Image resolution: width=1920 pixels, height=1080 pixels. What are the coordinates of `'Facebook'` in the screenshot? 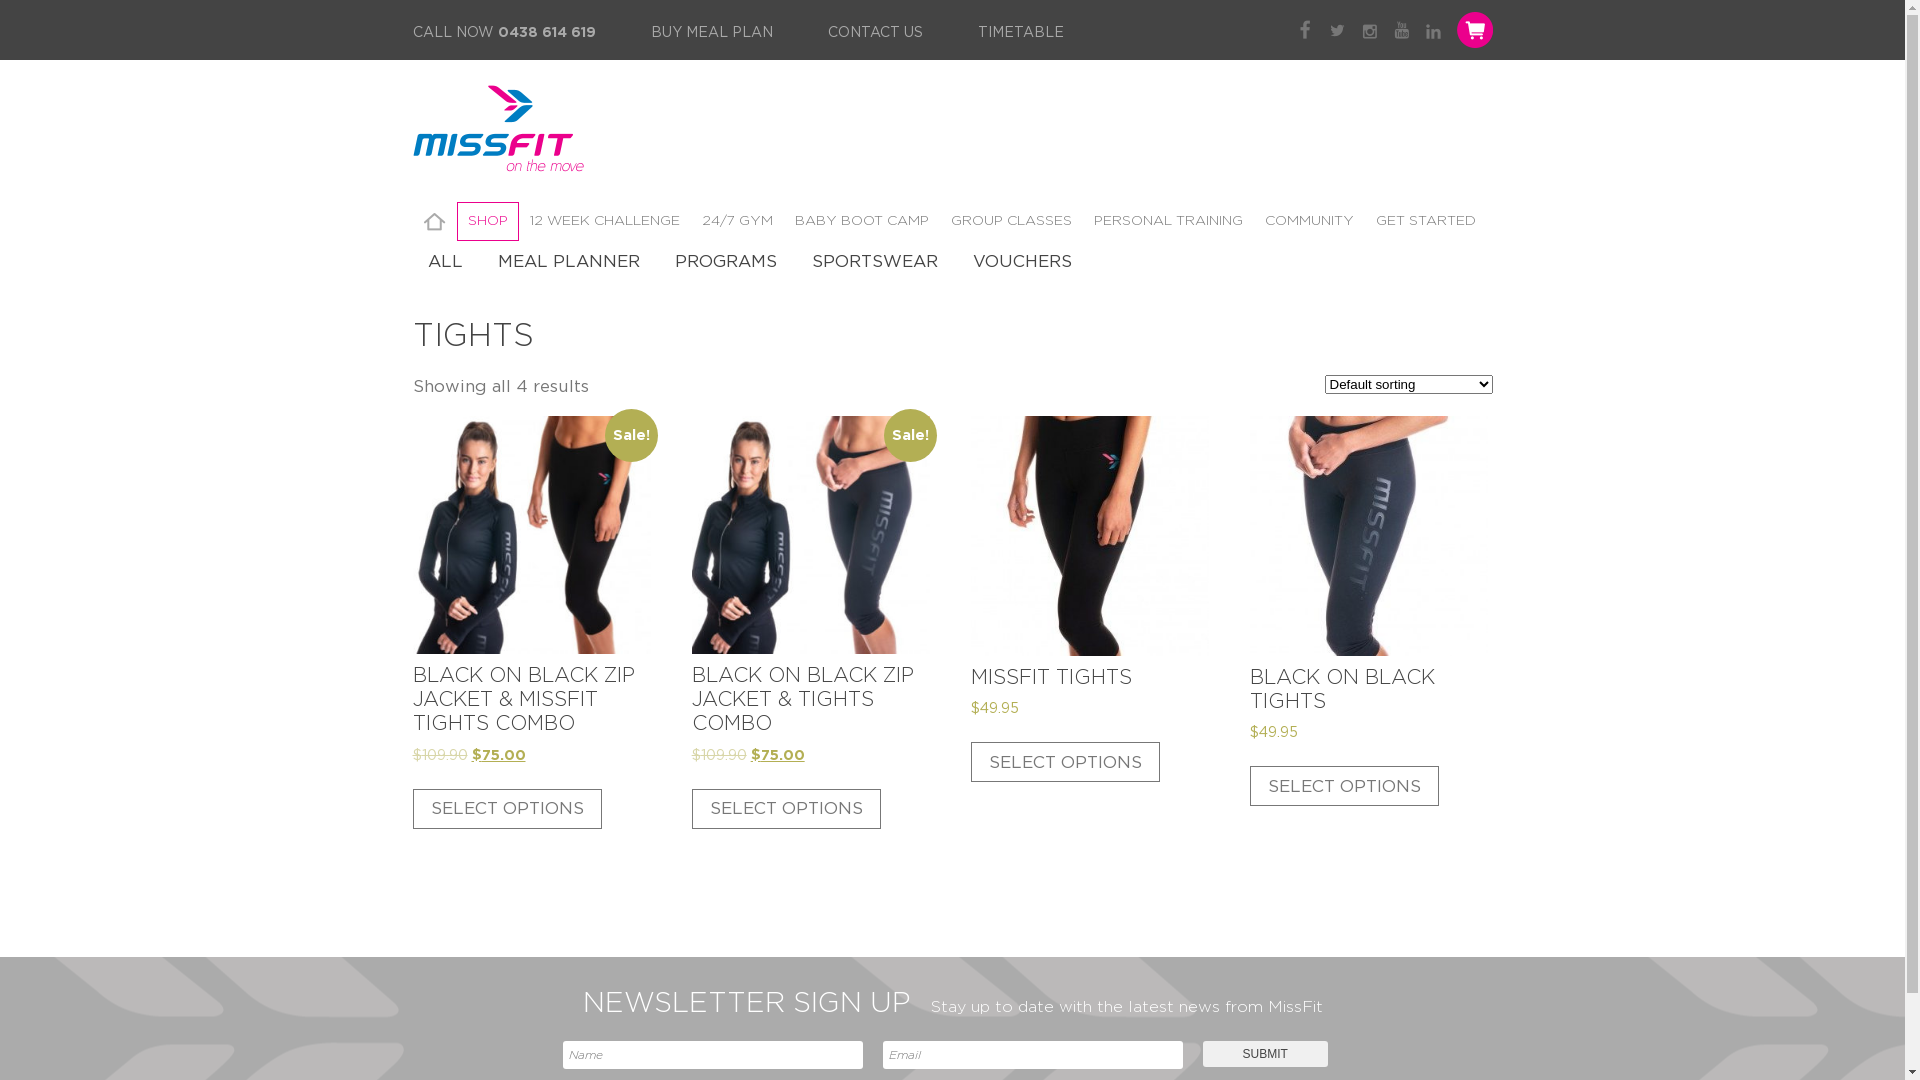 It's located at (1305, 30).